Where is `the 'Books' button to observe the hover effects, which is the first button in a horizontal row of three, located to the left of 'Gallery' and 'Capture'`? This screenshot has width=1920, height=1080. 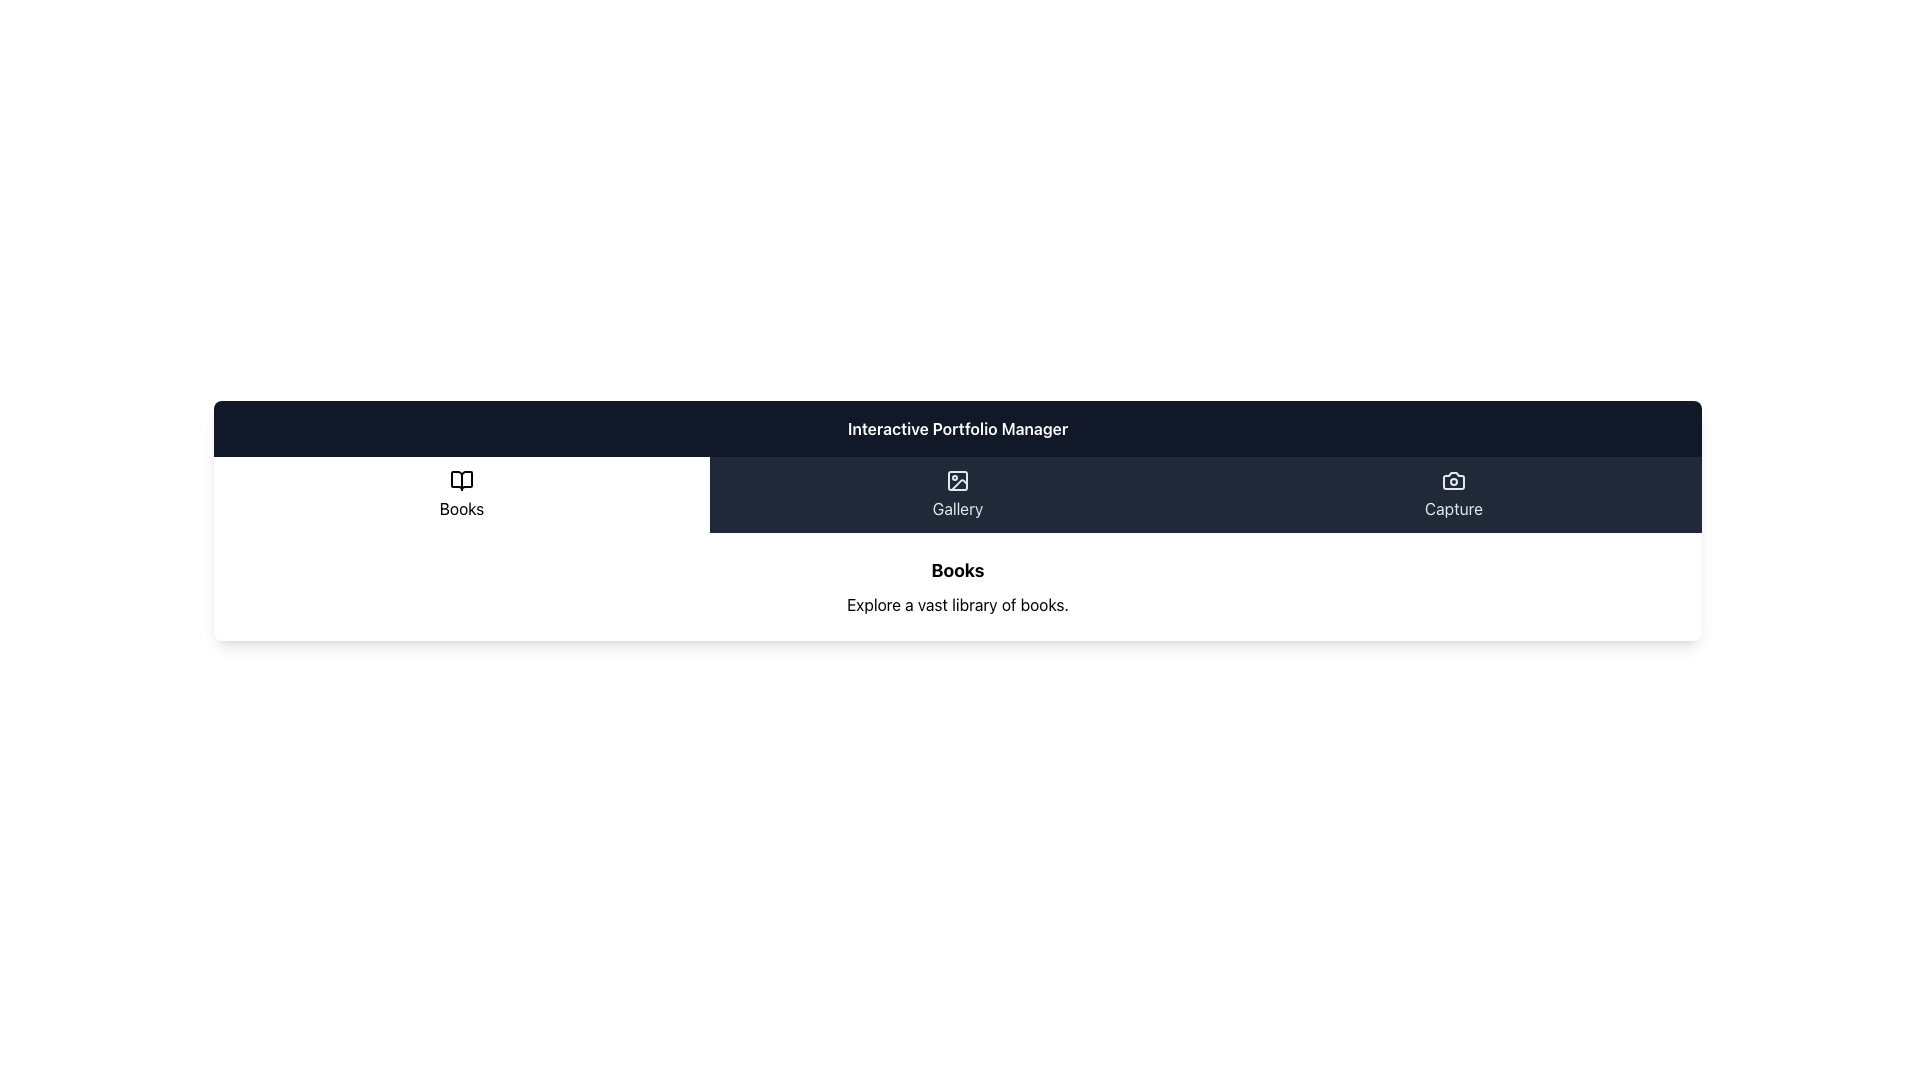 the 'Books' button to observe the hover effects, which is the first button in a horizontal row of three, located to the left of 'Gallery' and 'Capture' is located at coordinates (460, 494).